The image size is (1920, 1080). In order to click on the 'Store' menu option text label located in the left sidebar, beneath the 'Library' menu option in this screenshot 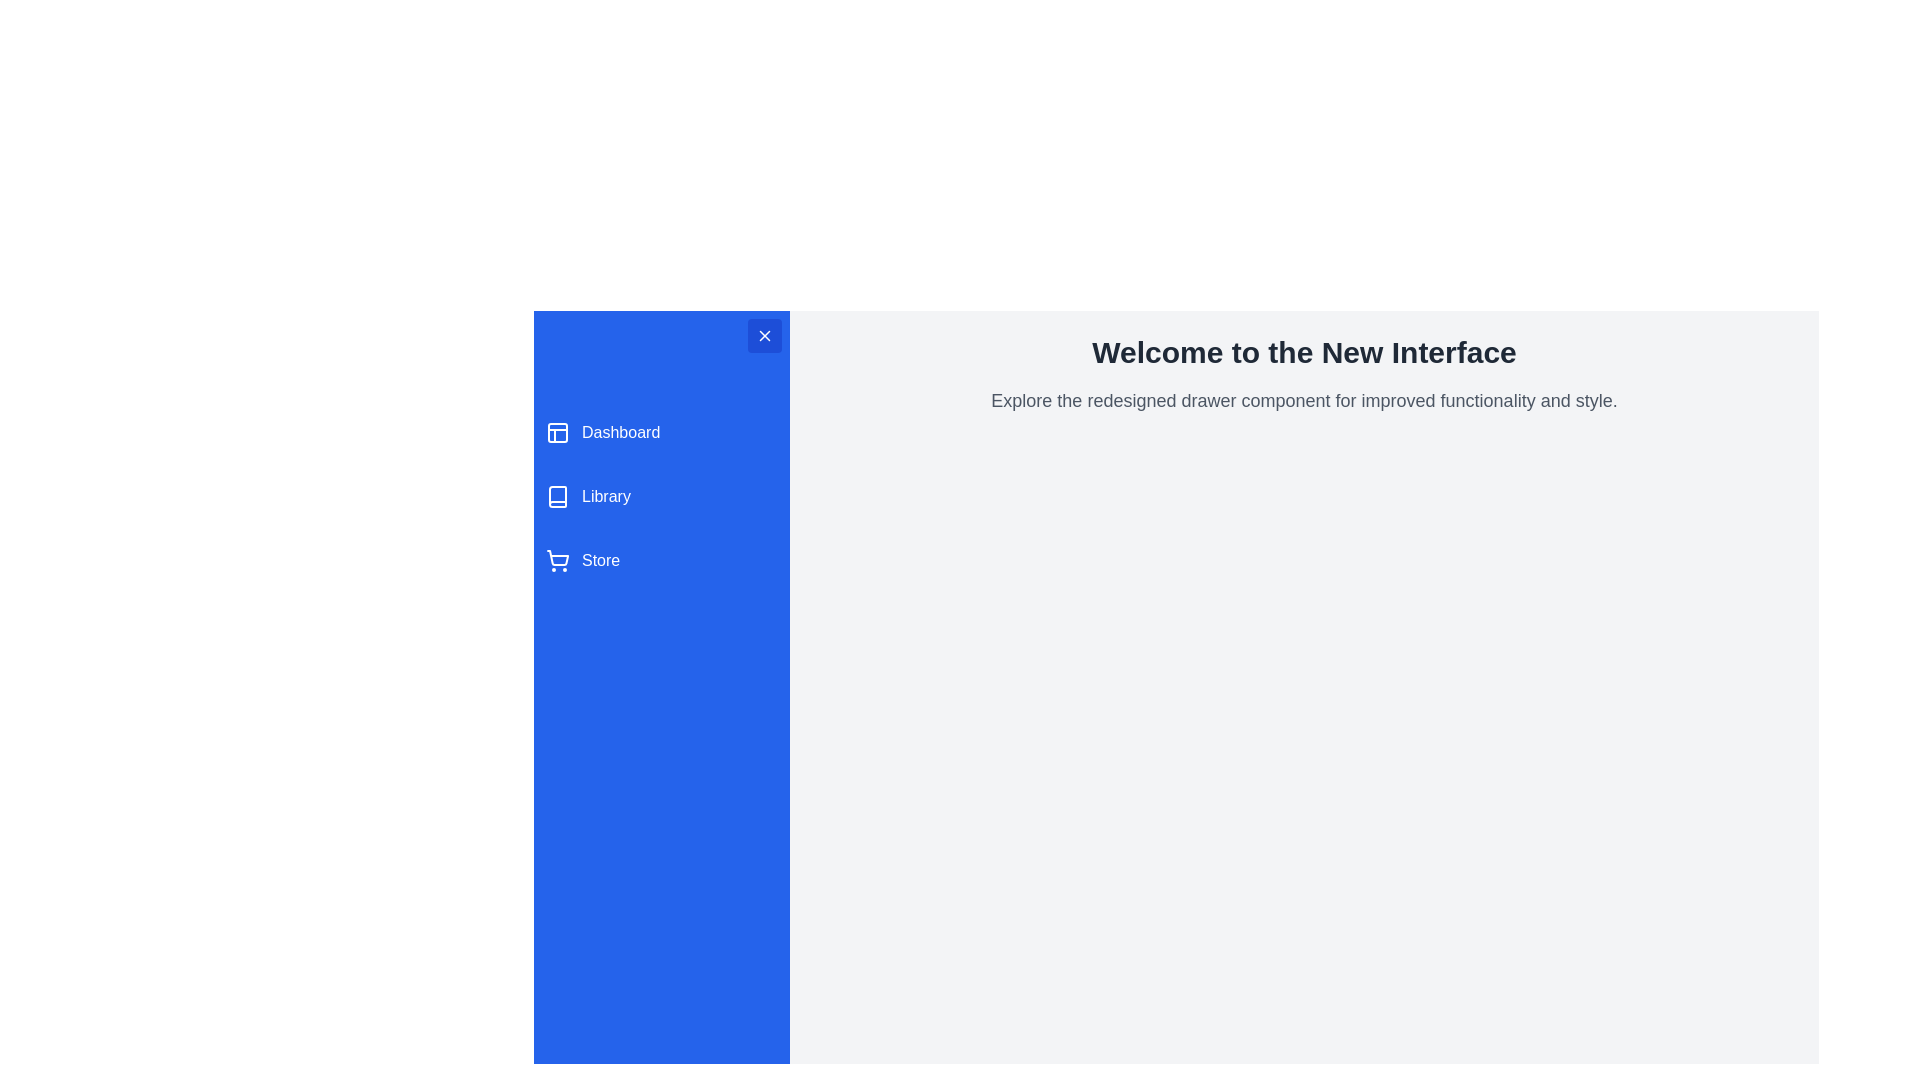, I will do `click(599, 560)`.